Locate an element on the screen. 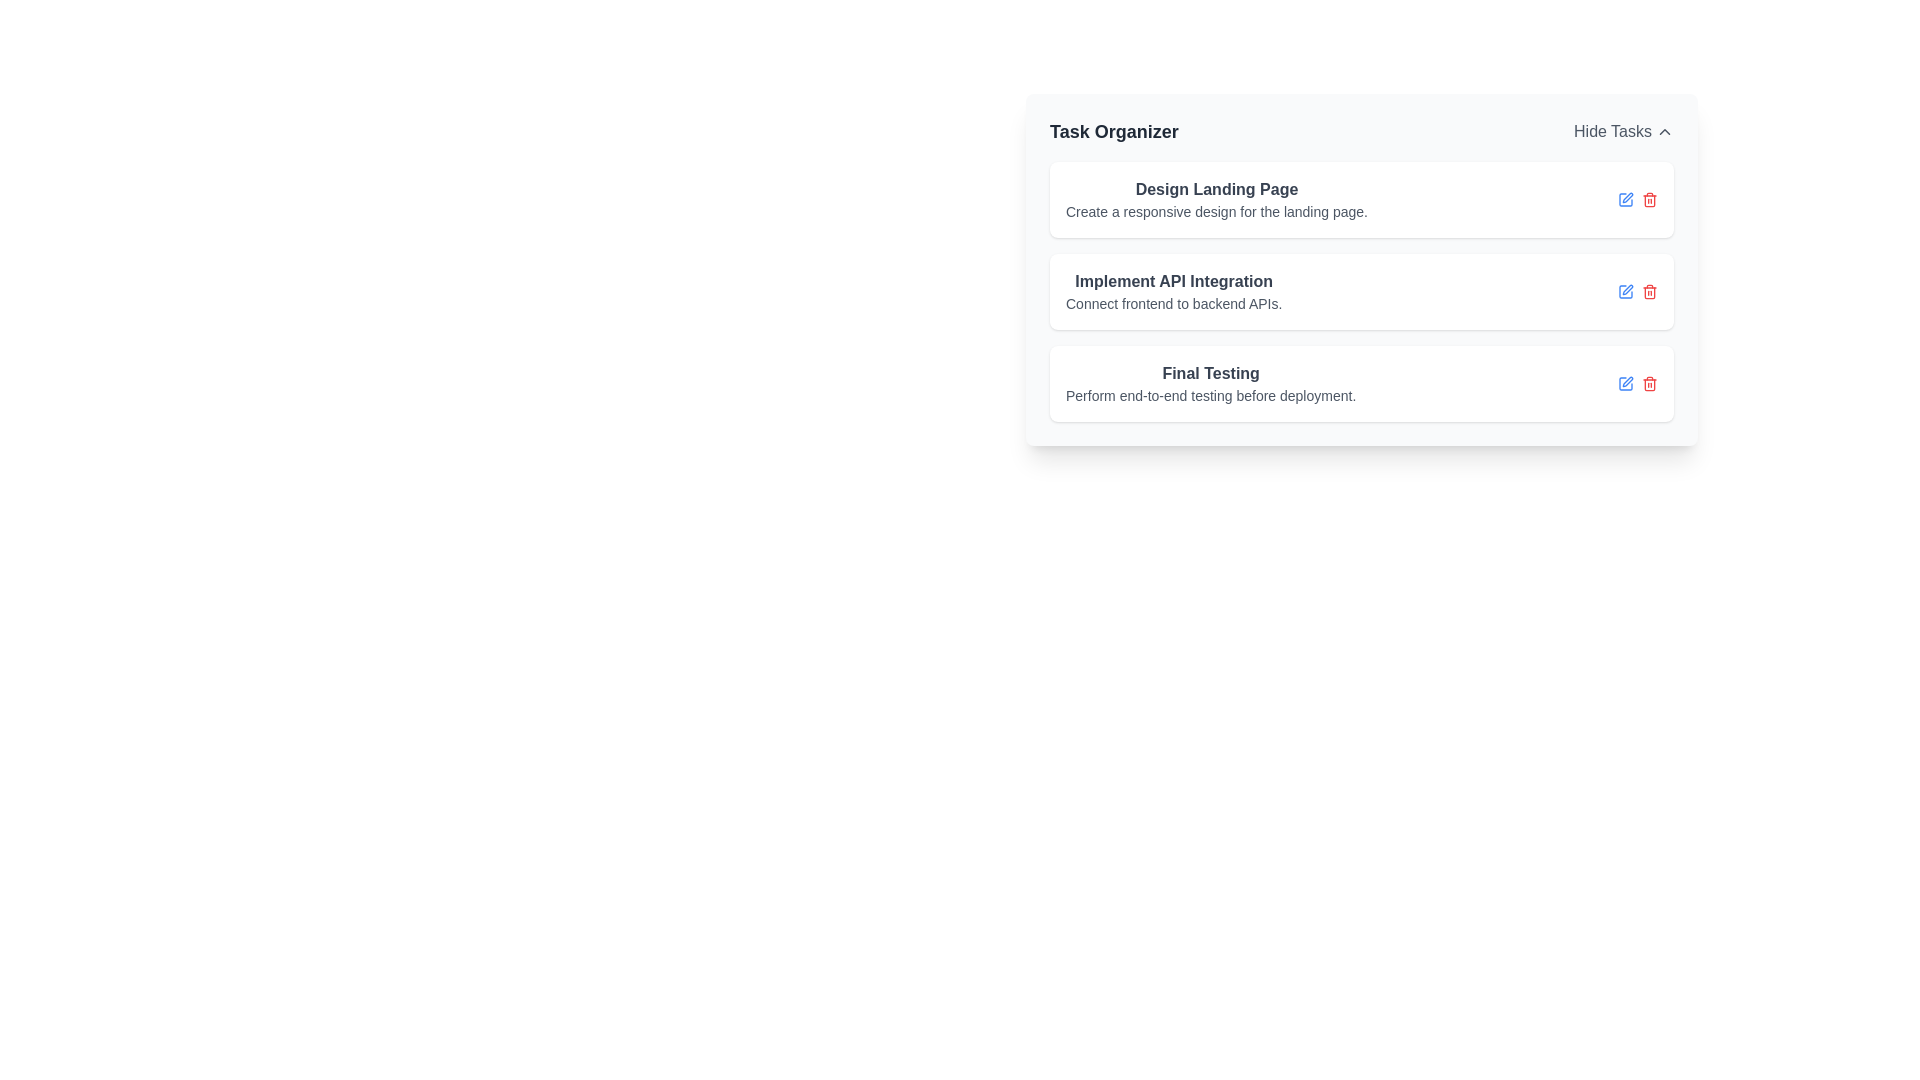  the small blue pen icon button located to the right side of the list items is located at coordinates (1626, 200).